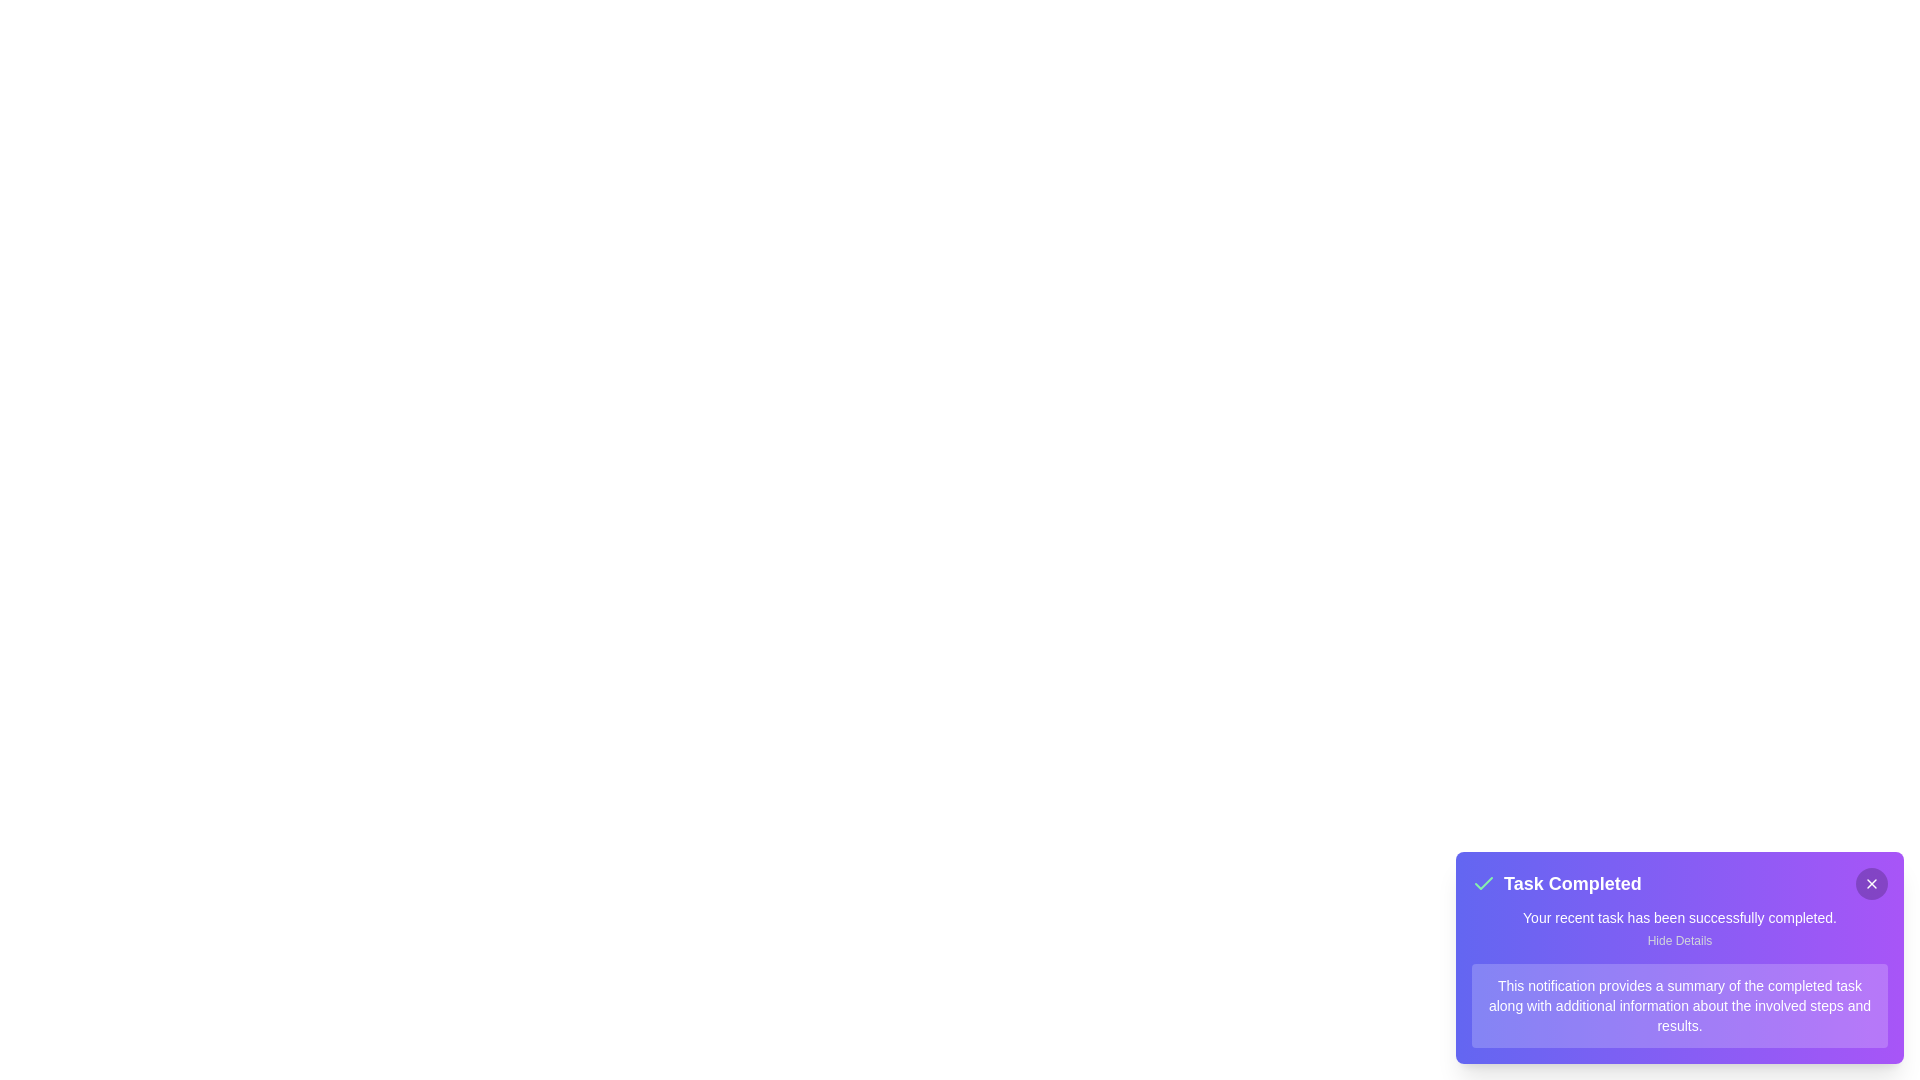 This screenshot has width=1920, height=1080. I want to click on the dismiss button to hide the snackbar, so click(1871, 882).